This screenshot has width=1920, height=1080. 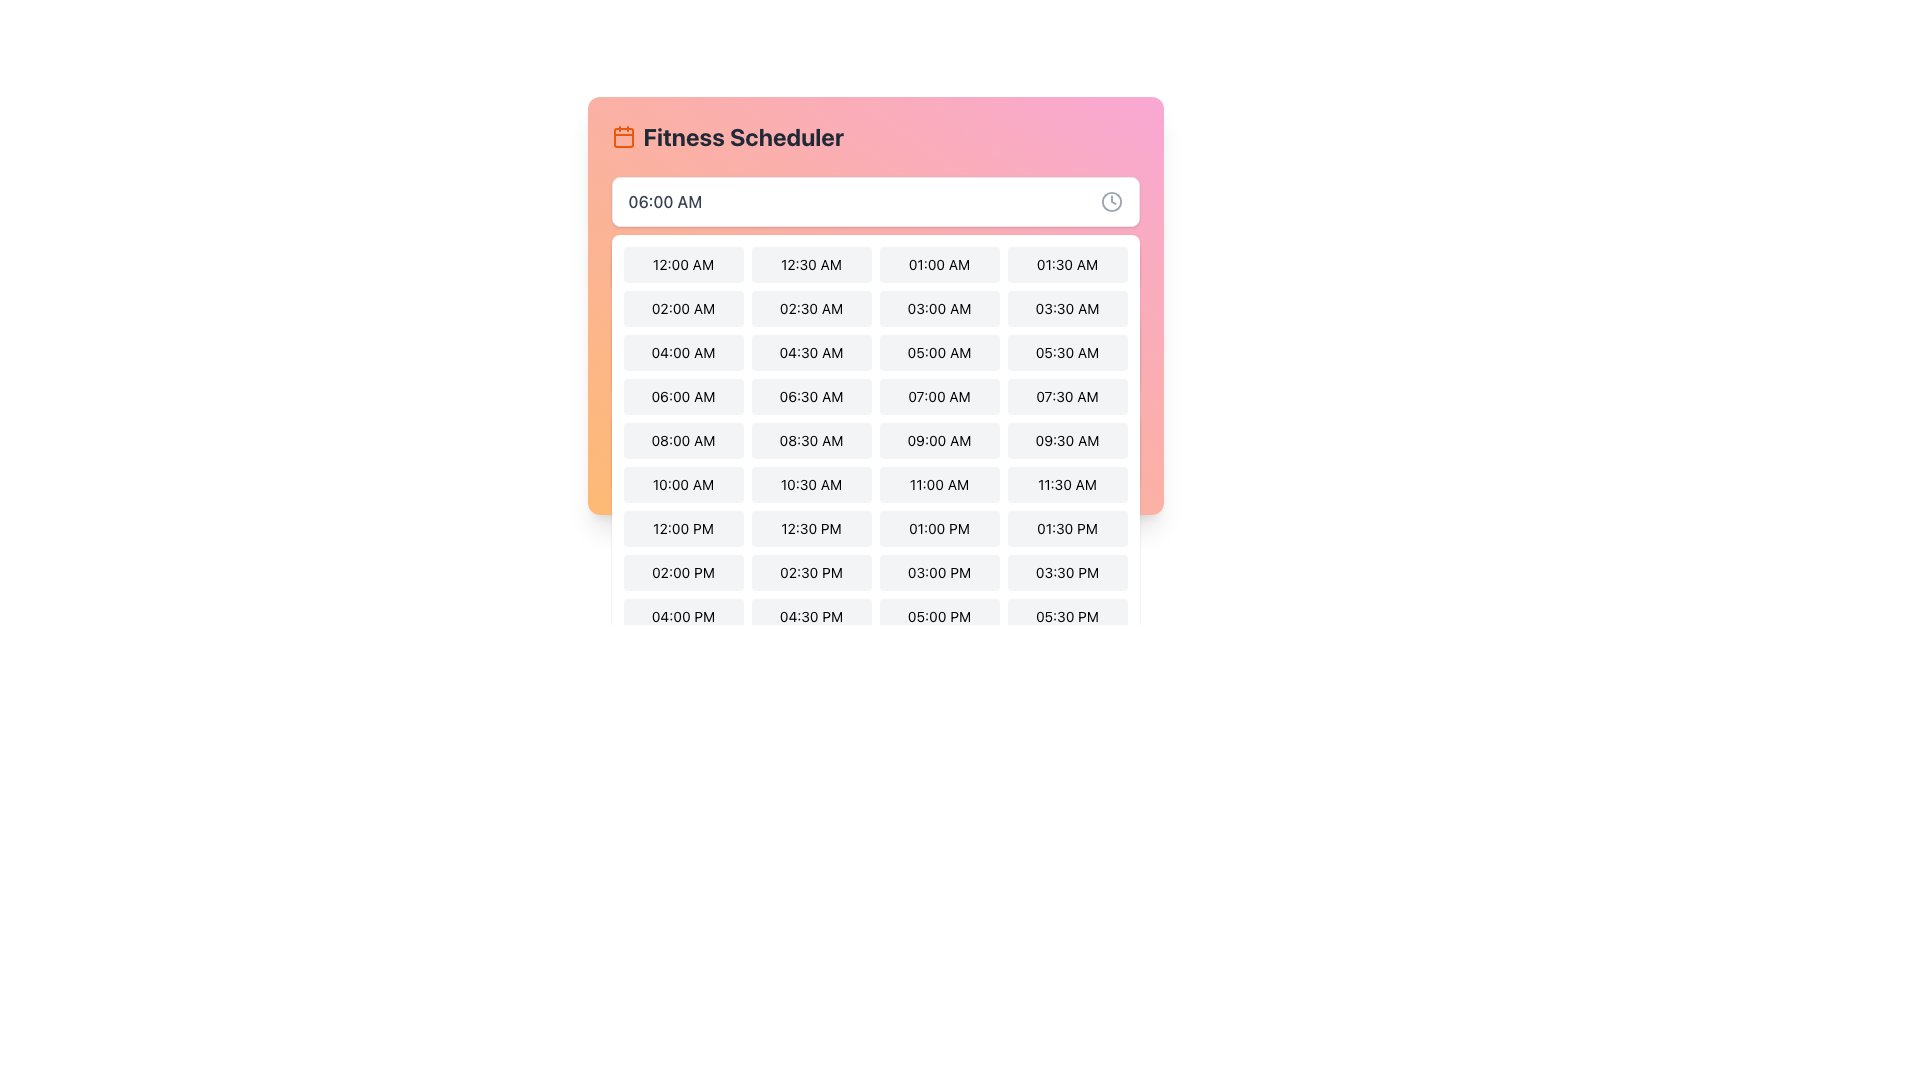 I want to click on the rectangular button labeled '10:00 AM' located in the third row and first column of the grid within the Fitness Scheduler dropdown, so click(x=683, y=485).